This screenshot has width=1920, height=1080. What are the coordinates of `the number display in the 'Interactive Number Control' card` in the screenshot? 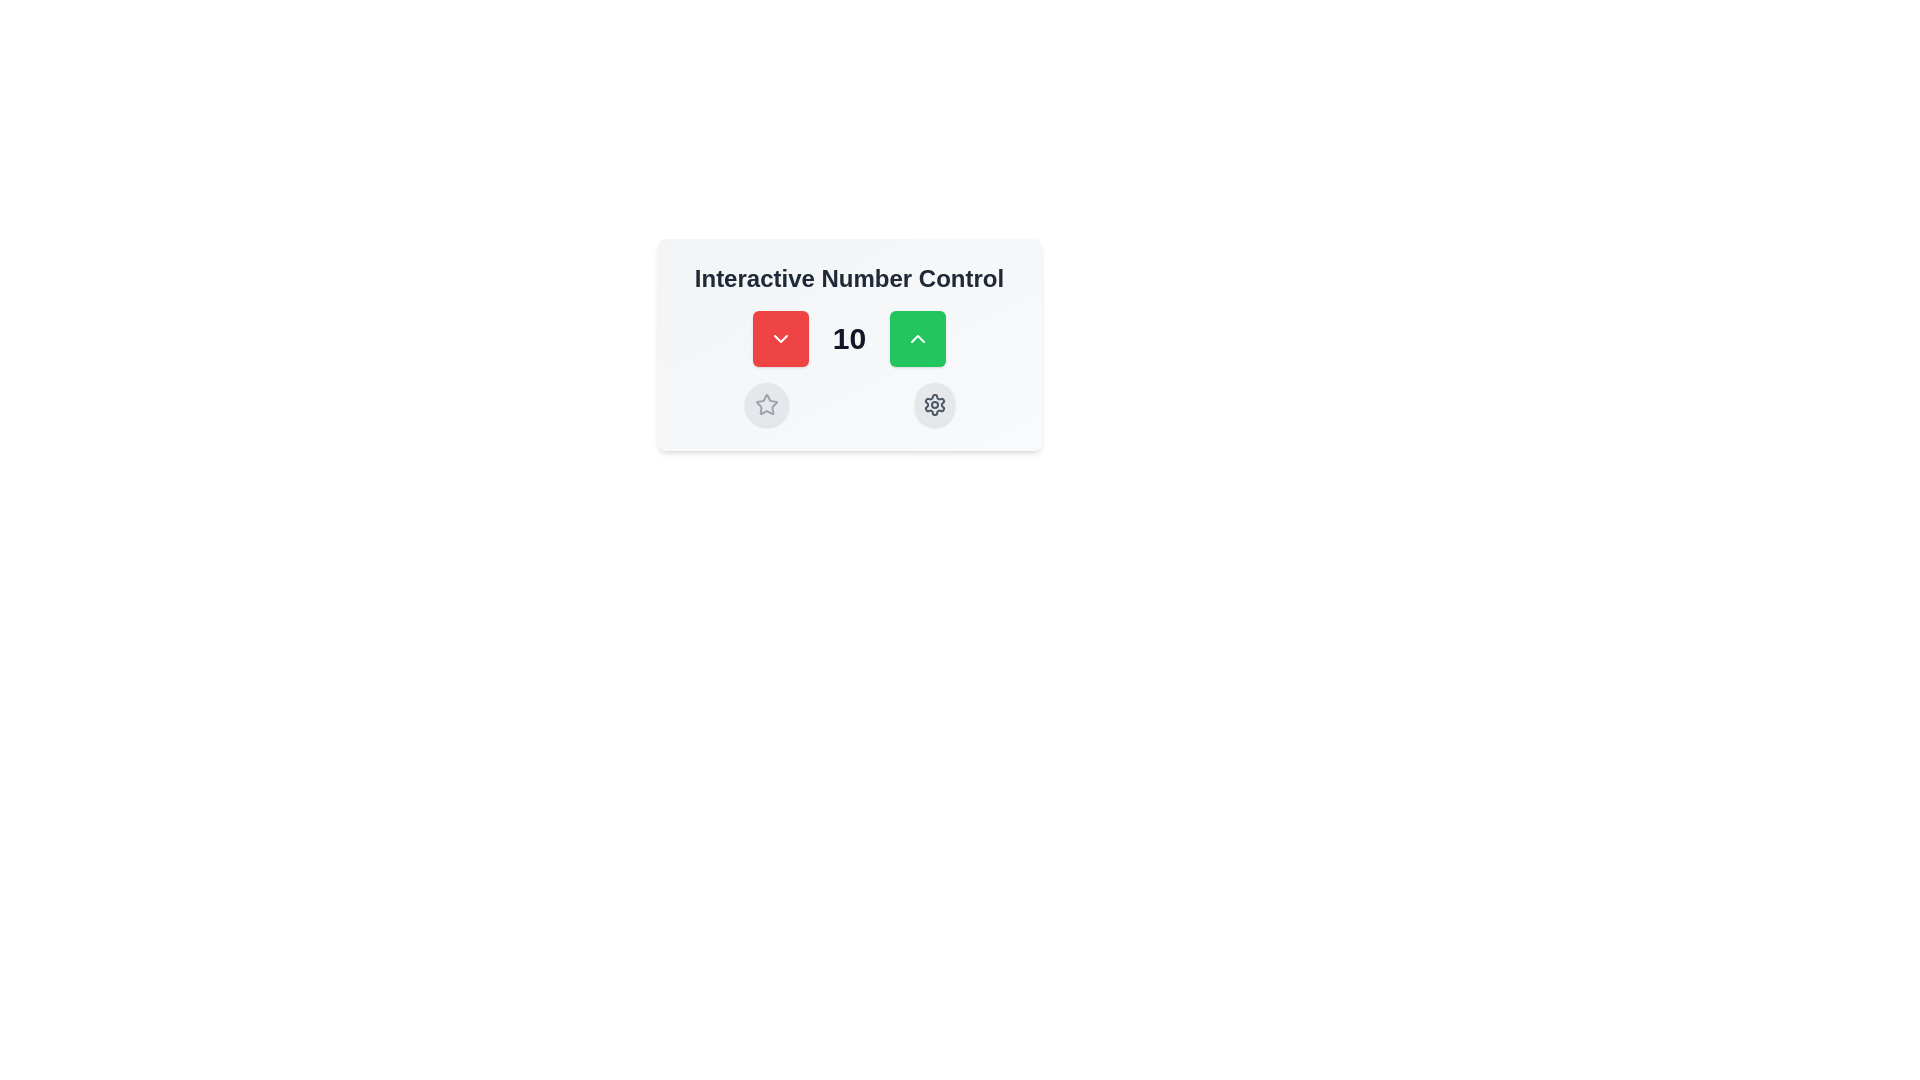 It's located at (849, 338).